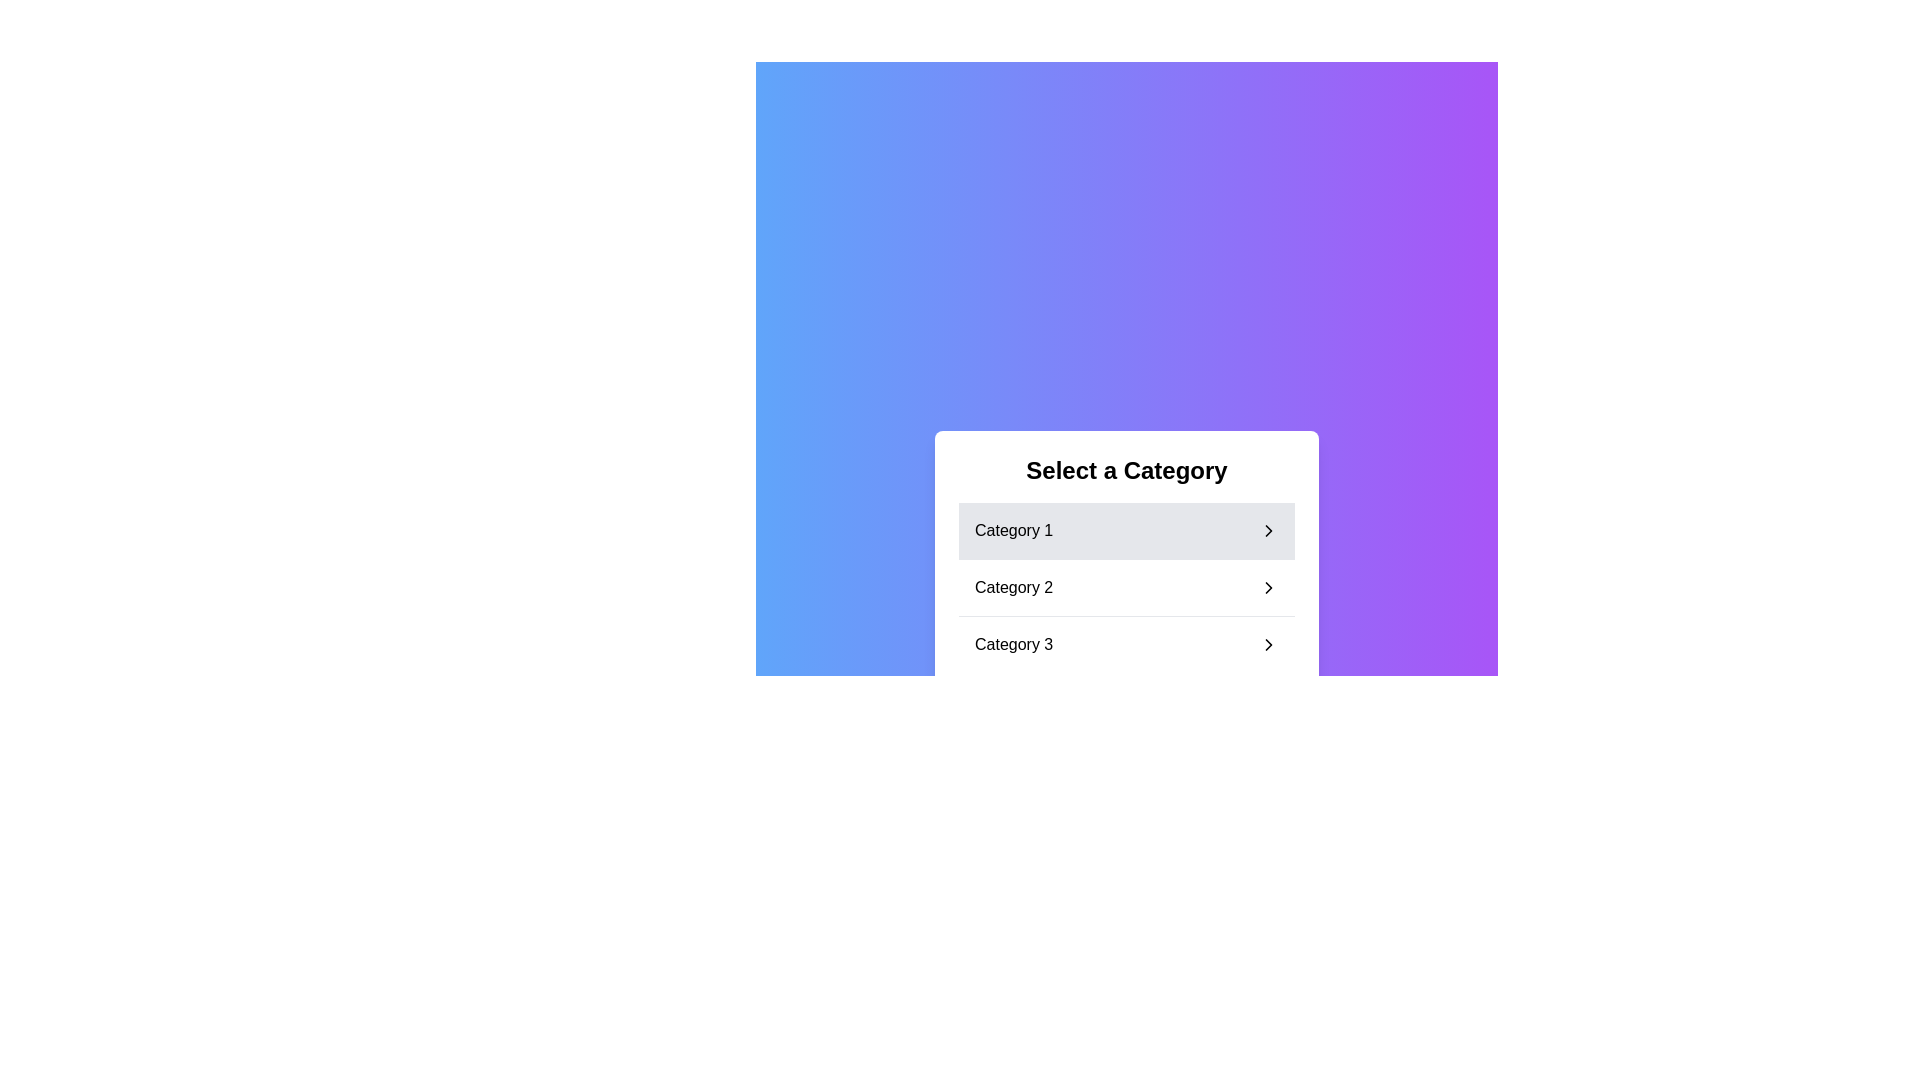 This screenshot has height=1080, width=1920. Describe the element at coordinates (1014, 644) in the screenshot. I see `text label menu item for 'Category 3', which is located below 'Category 2' in the vertical menu` at that location.